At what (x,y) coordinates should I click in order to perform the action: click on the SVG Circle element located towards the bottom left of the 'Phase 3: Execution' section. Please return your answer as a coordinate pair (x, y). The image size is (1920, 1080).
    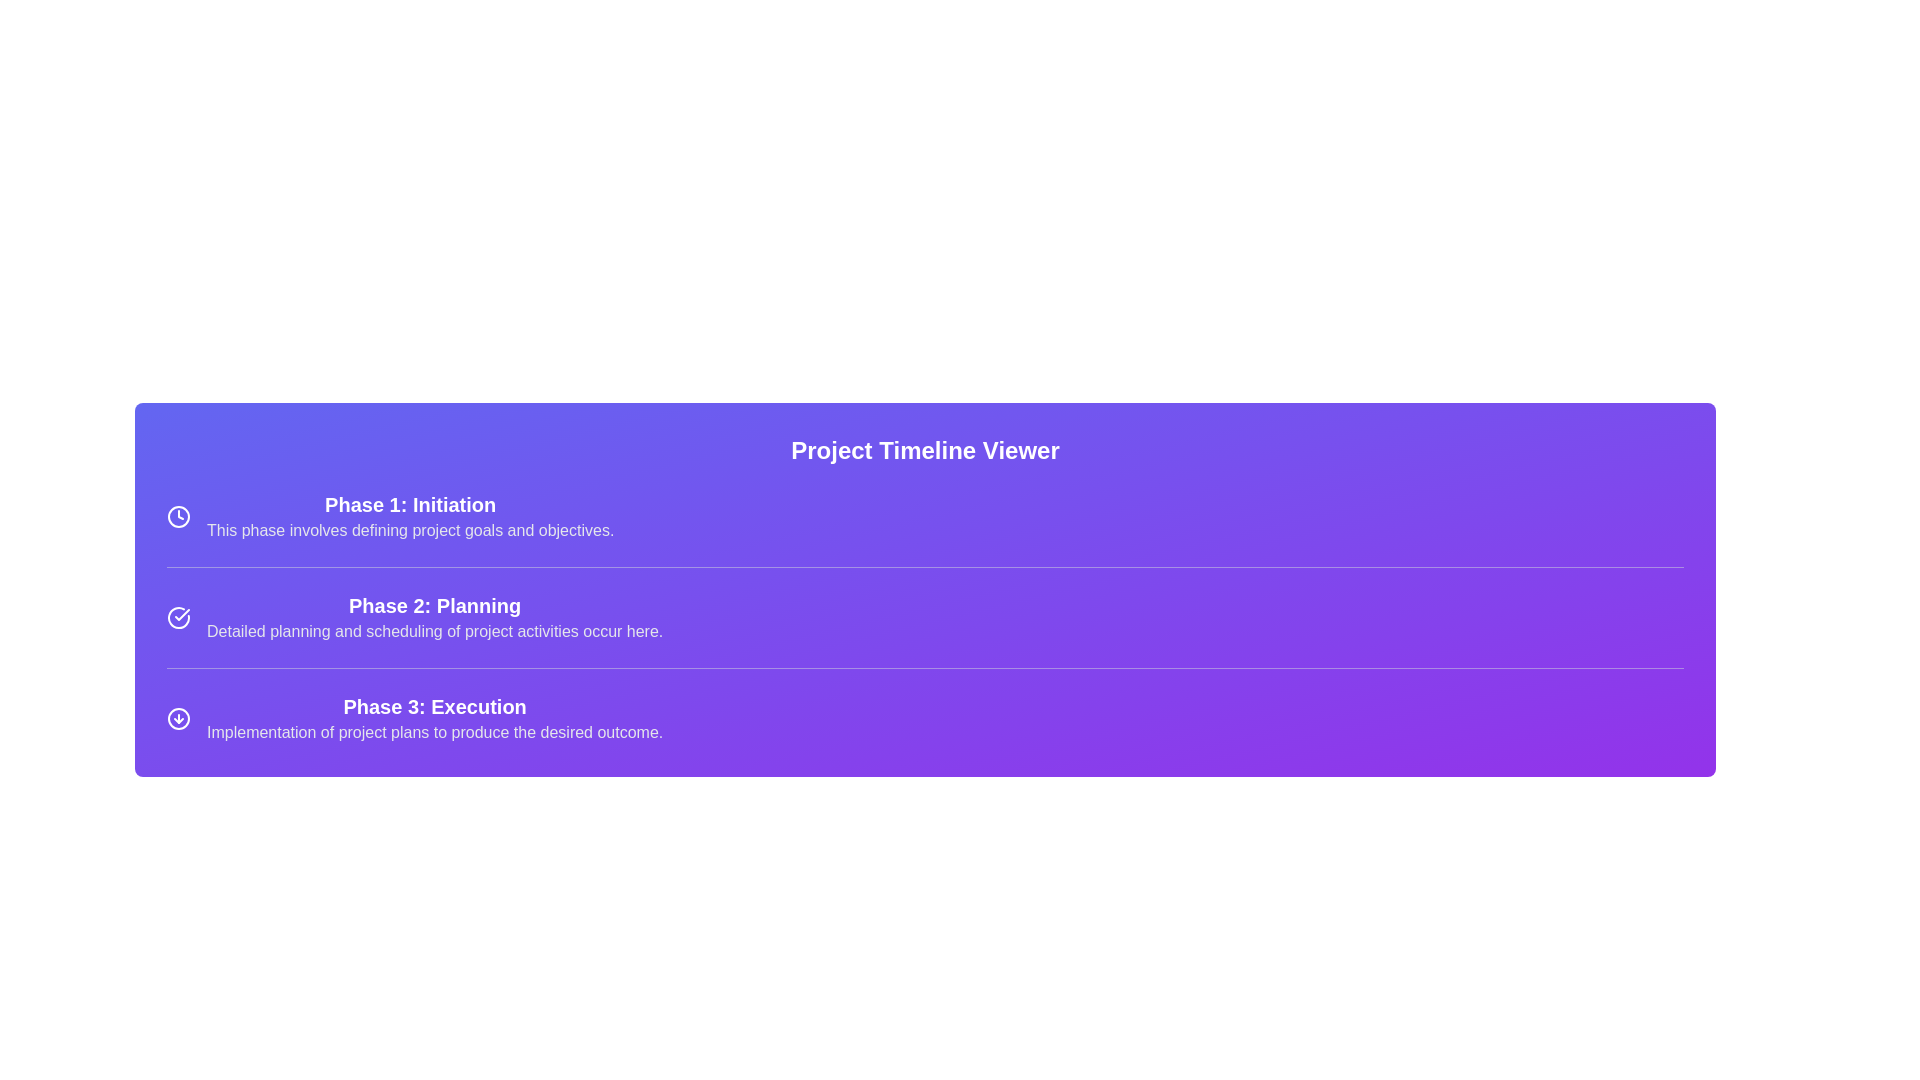
    Looking at the image, I should click on (178, 717).